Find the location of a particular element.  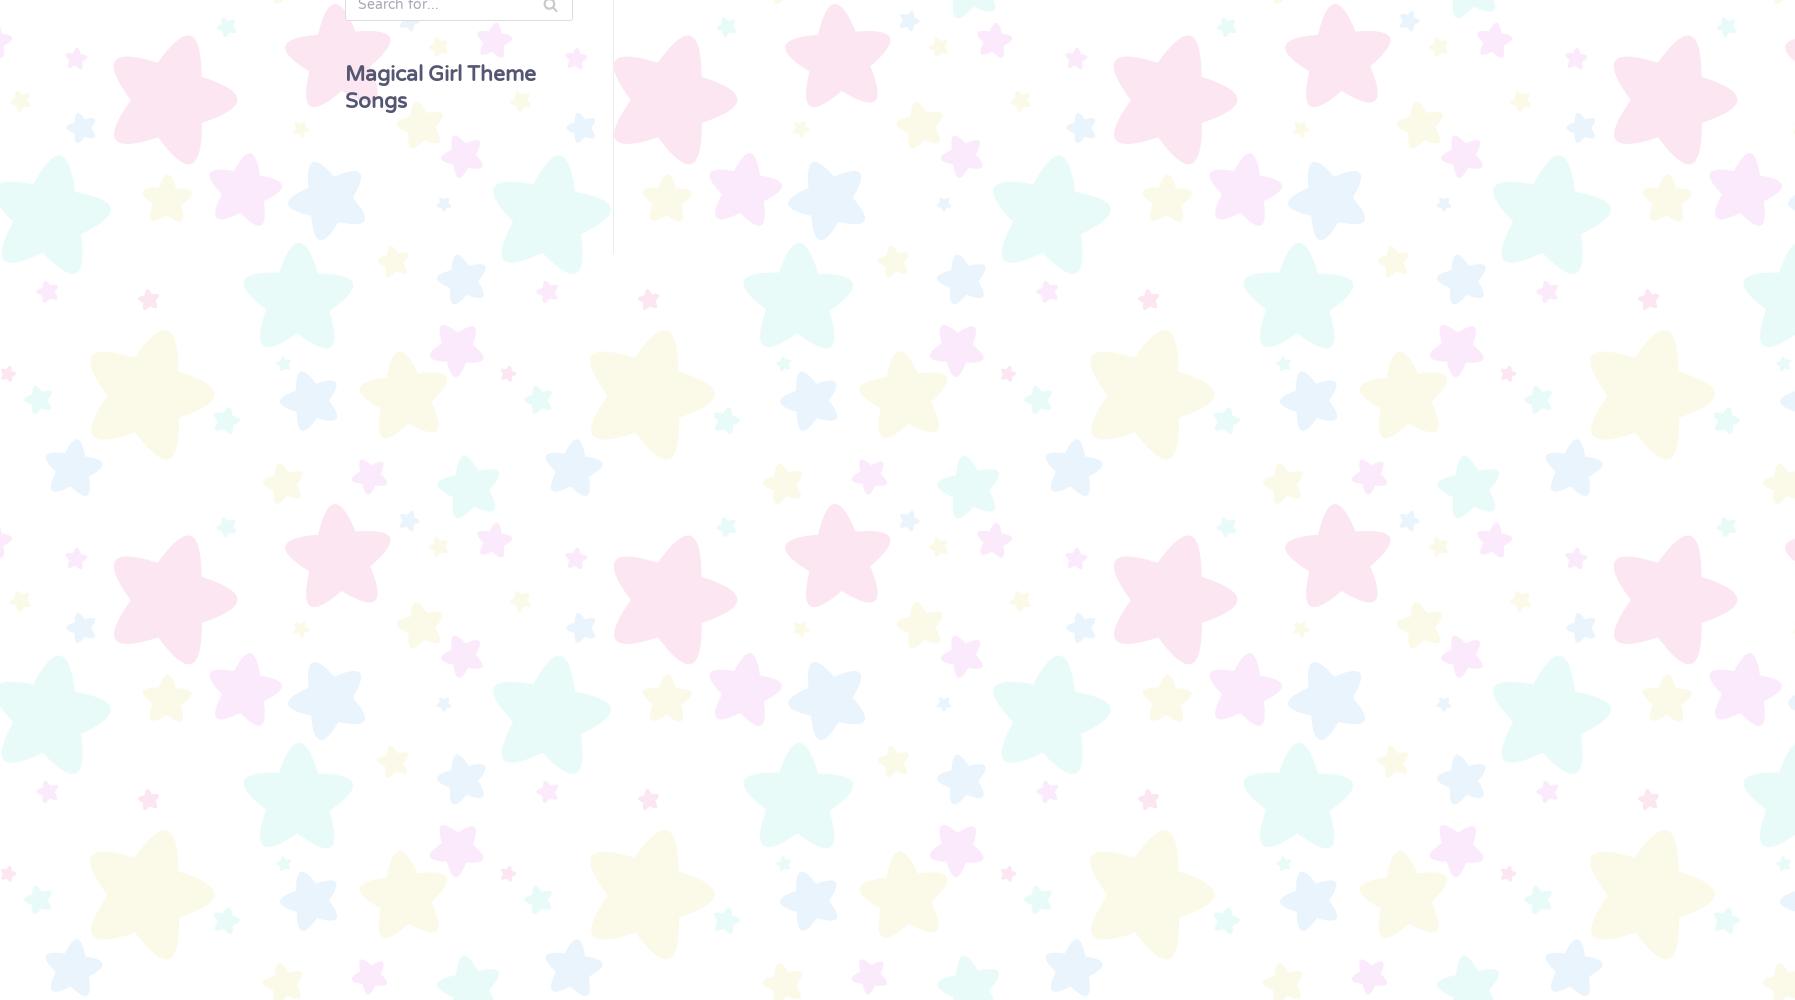

'Princess' is located at coordinates (67, 96).